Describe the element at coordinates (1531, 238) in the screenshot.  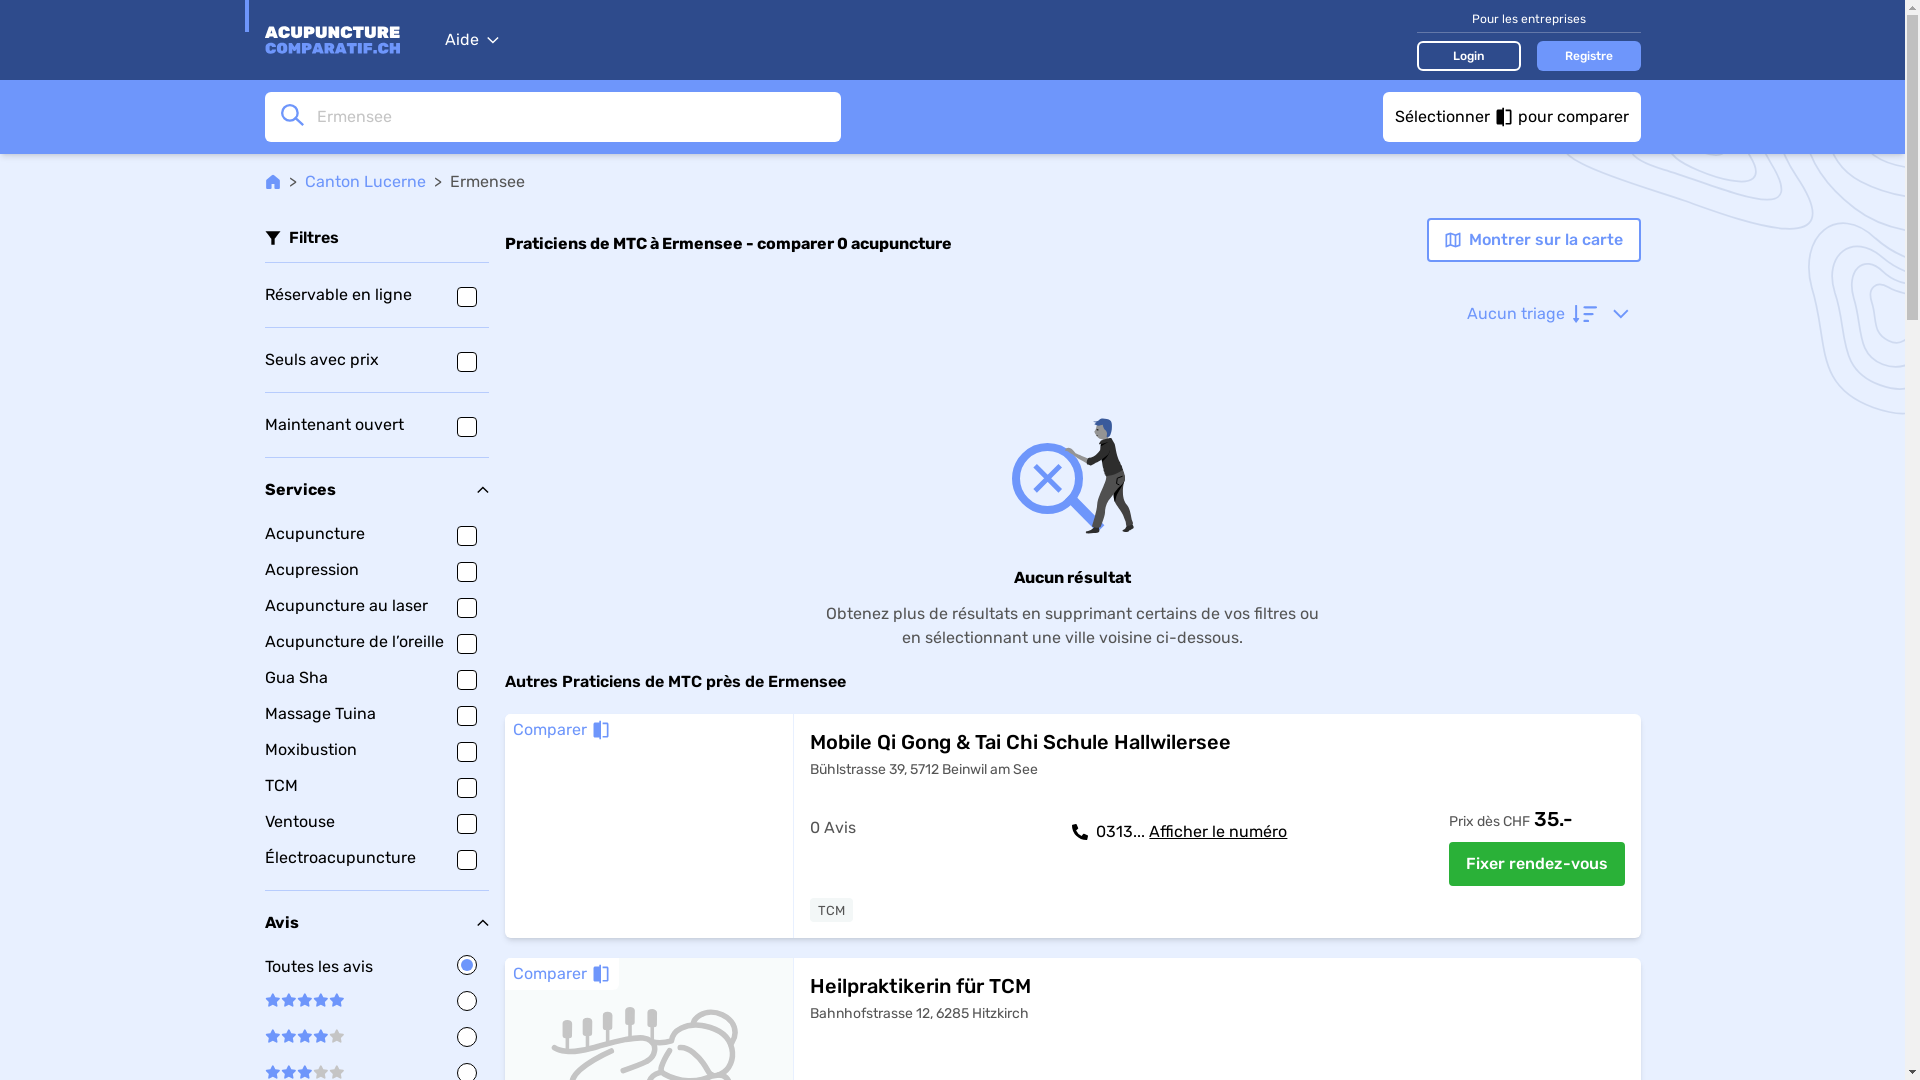
I see `'Montrer sur la carte'` at that location.